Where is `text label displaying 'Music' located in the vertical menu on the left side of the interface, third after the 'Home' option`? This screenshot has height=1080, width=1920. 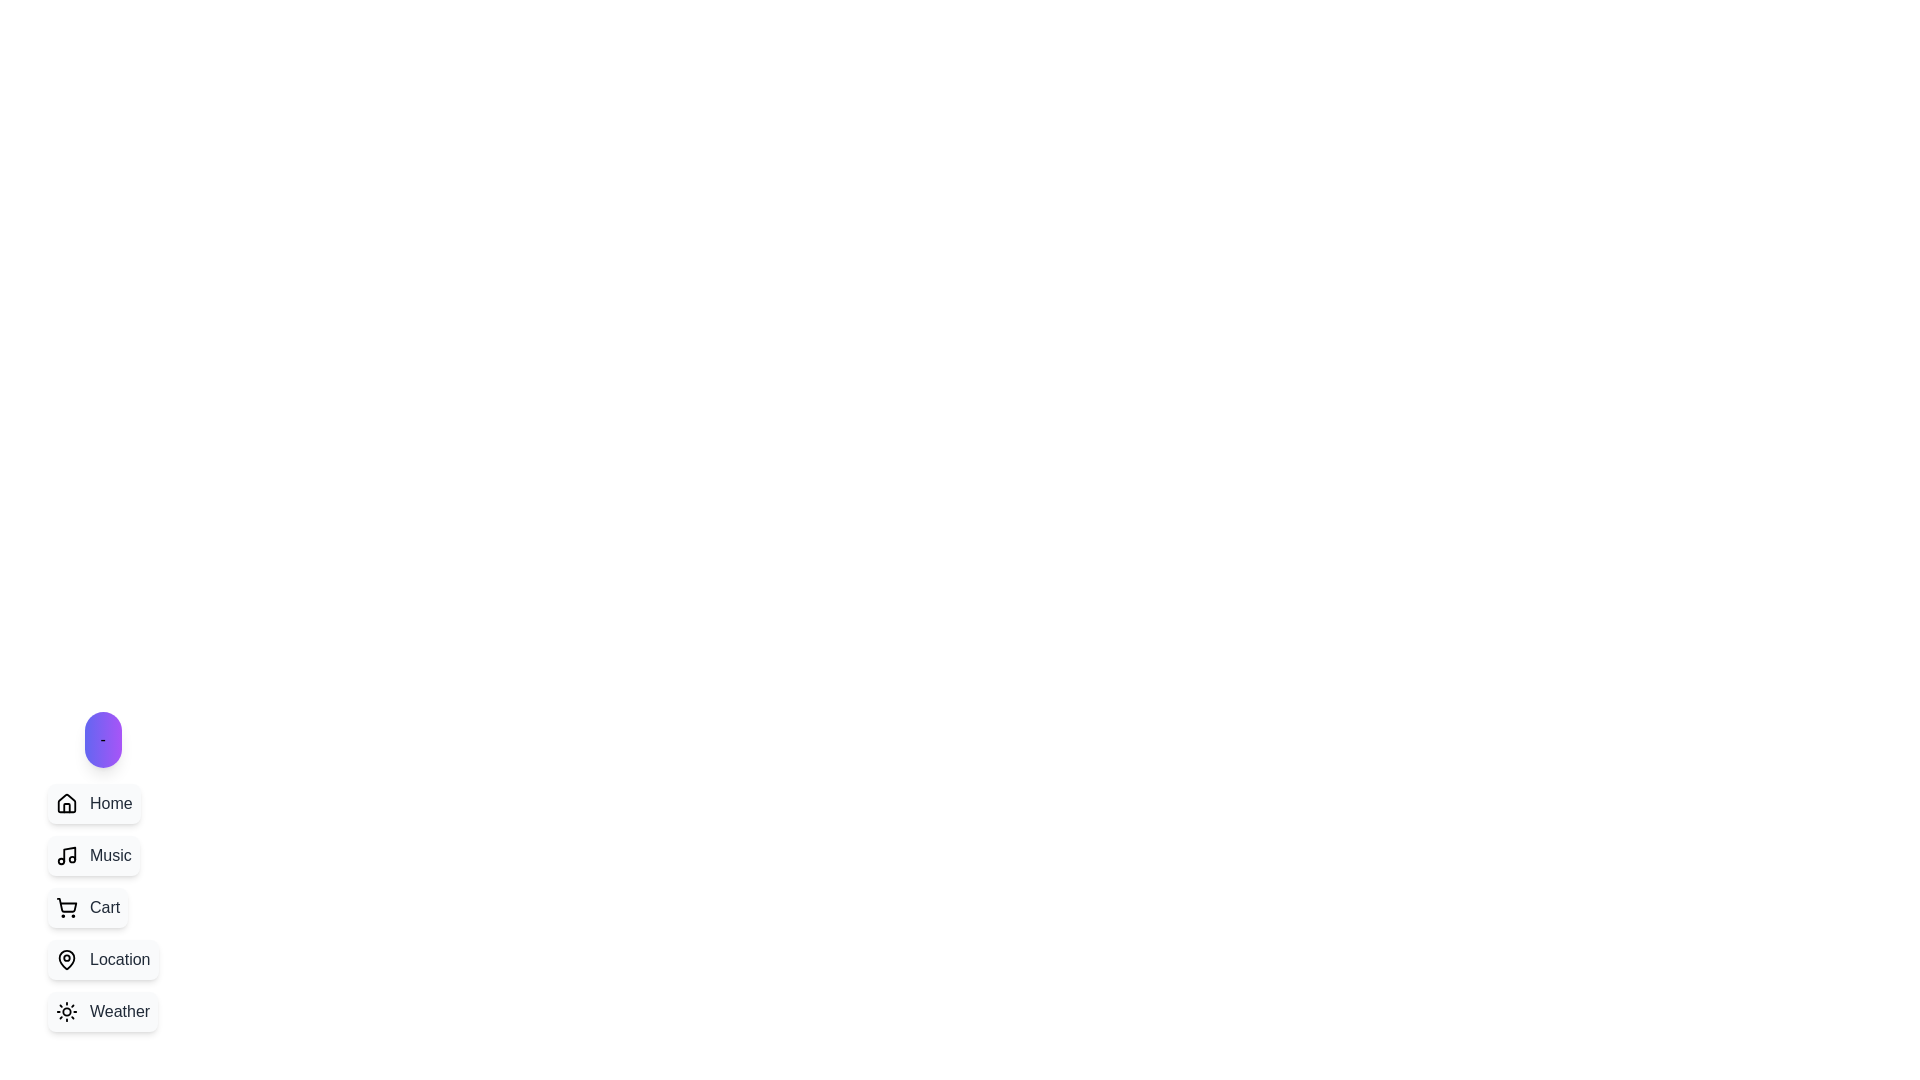
text label displaying 'Music' located in the vertical menu on the left side of the interface, third after the 'Home' option is located at coordinates (109, 855).